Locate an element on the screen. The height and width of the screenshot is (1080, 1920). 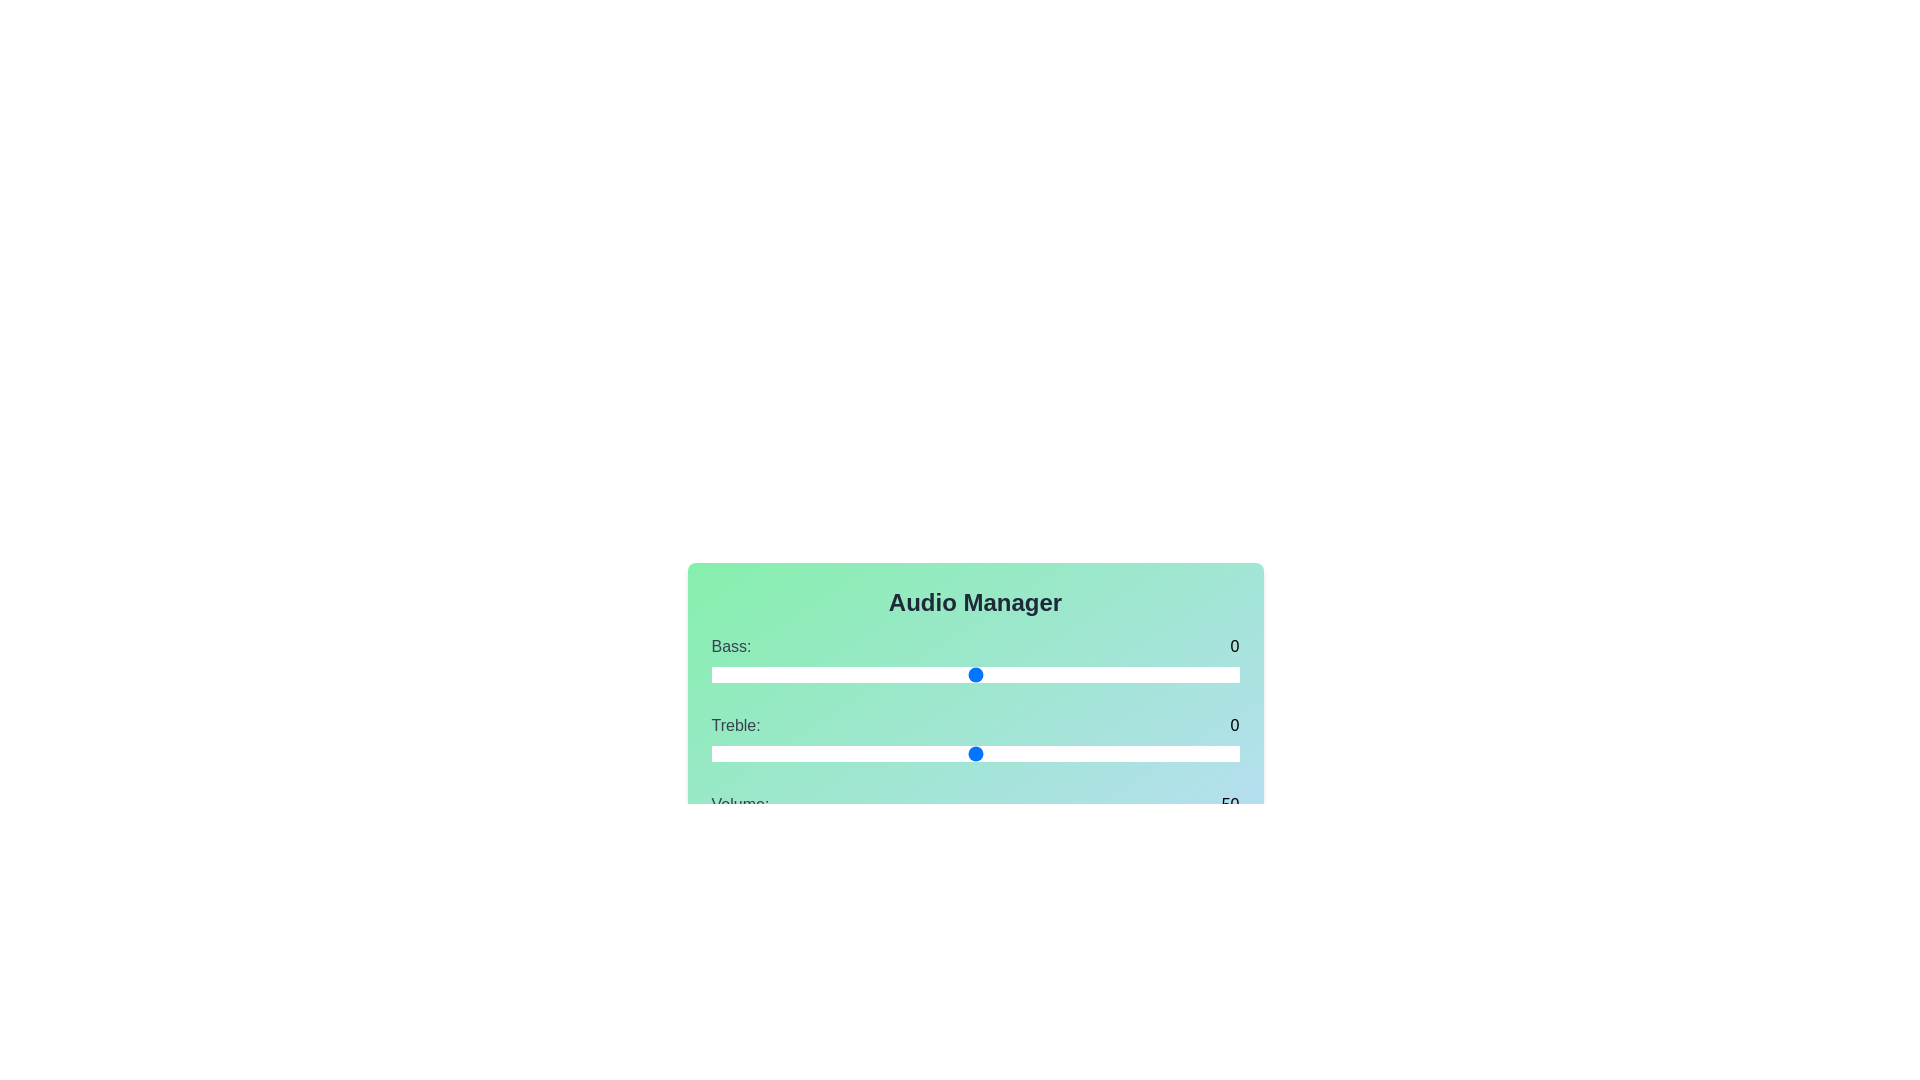
the Treble slider to 4 is located at coordinates (1080, 753).